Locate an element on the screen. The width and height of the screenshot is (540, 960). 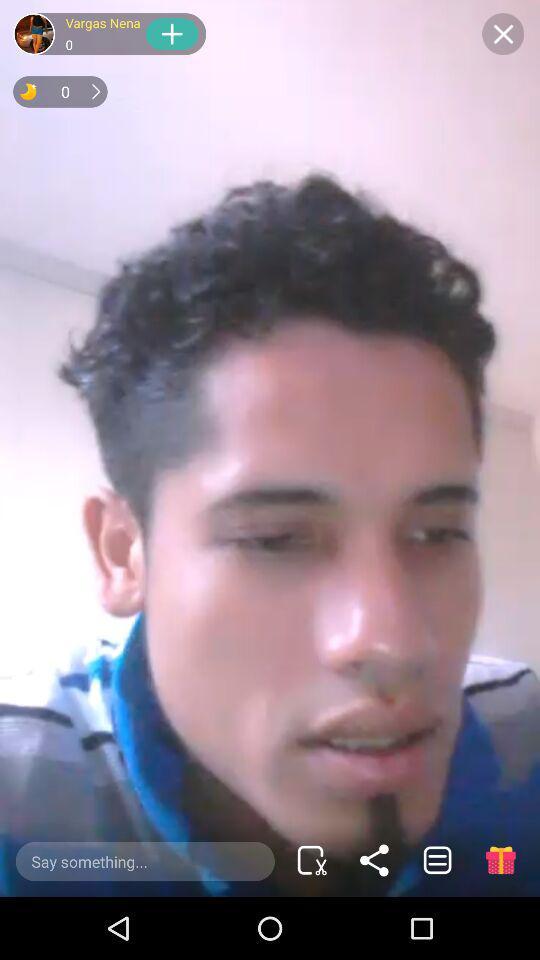
the close icon is located at coordinates (502, 33).